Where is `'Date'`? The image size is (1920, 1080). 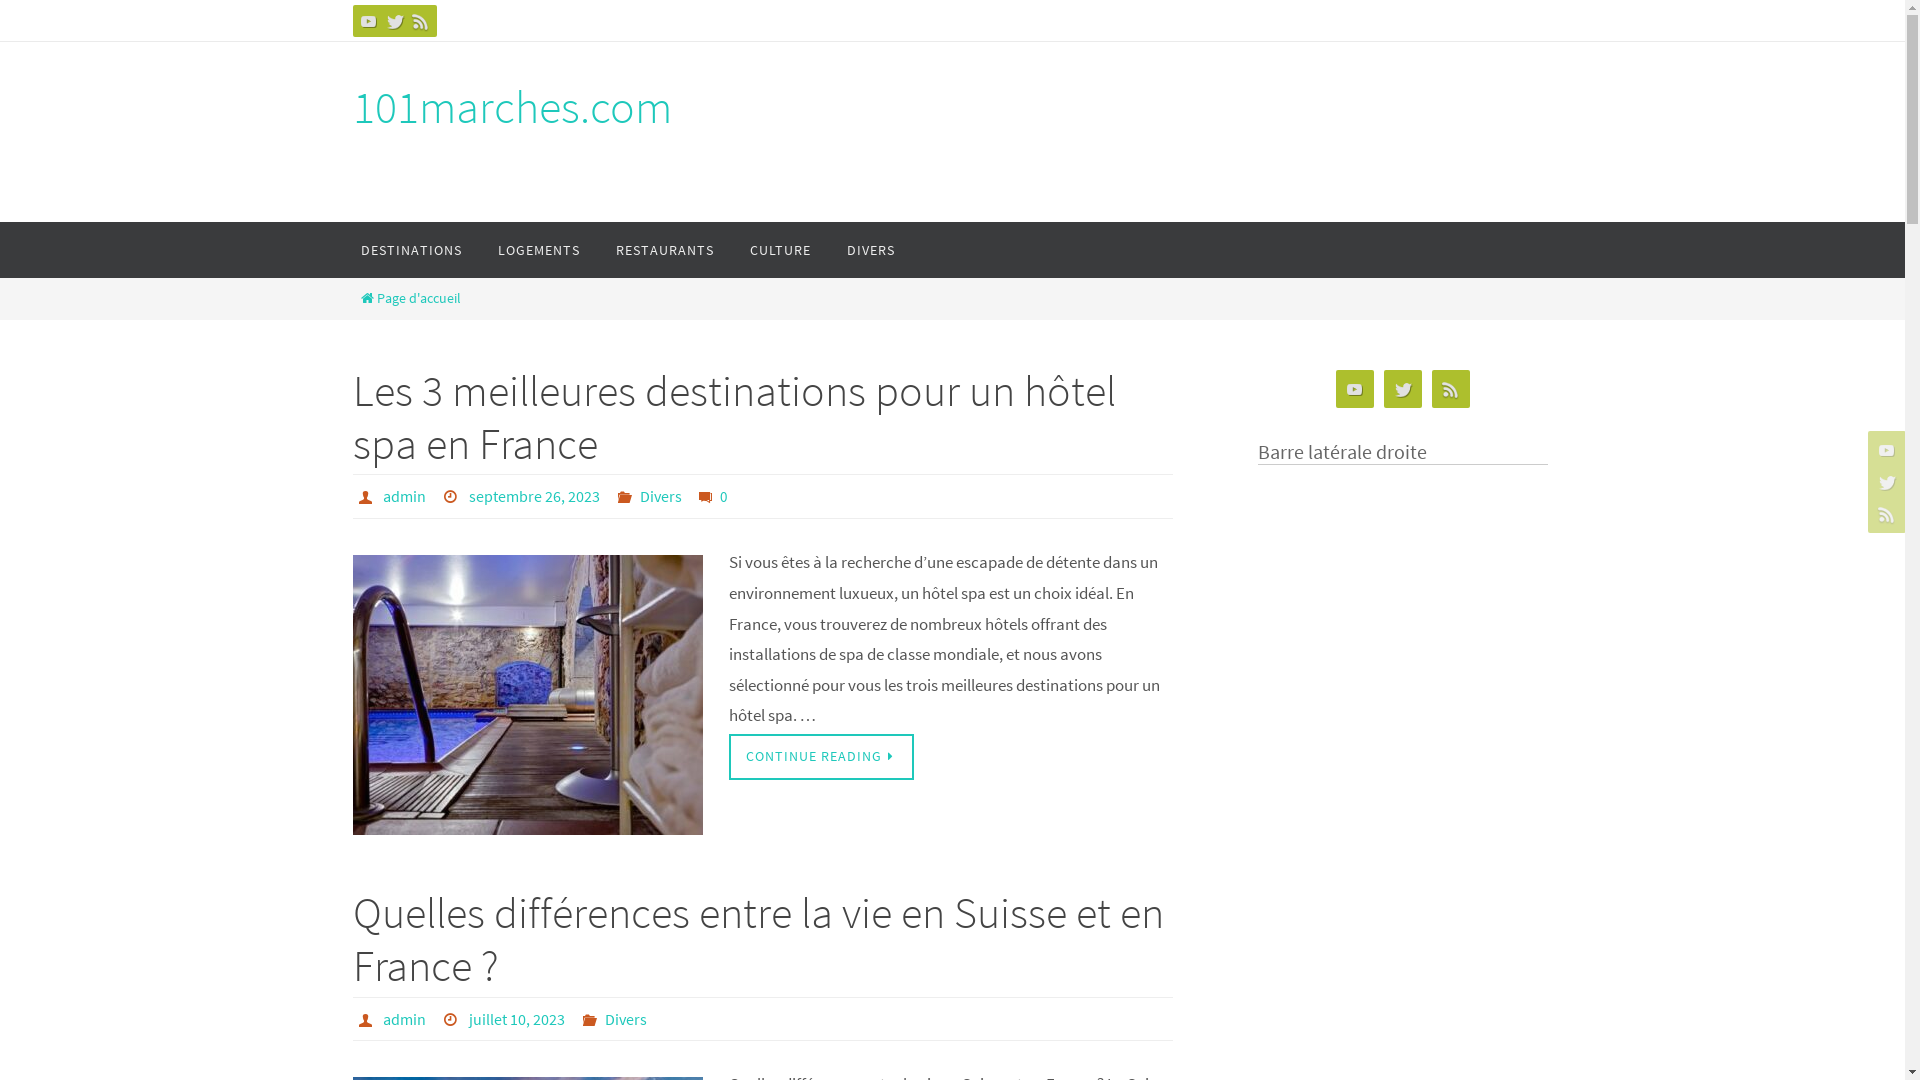 'Date' is located at coordinates (452, 1018).